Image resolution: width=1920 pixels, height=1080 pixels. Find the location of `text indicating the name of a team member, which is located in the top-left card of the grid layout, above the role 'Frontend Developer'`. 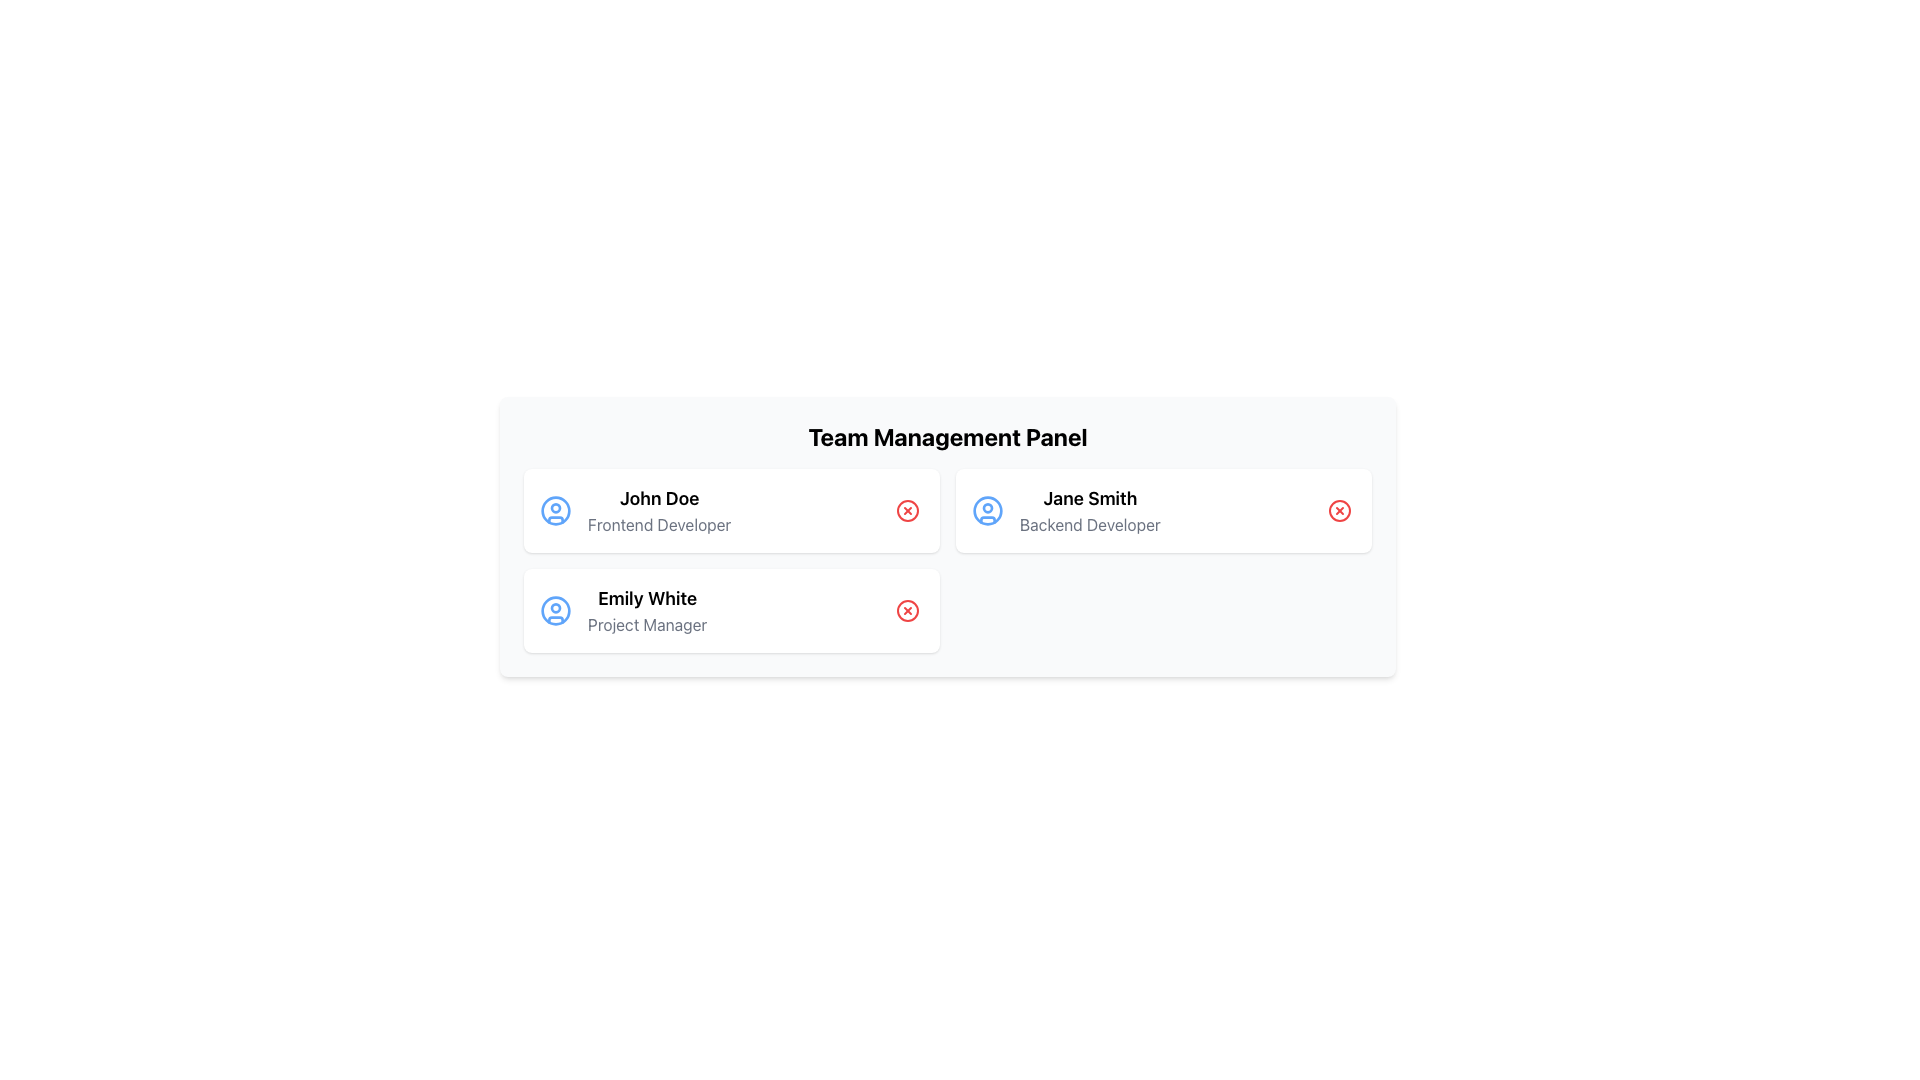

text indicating the name of a team member, which is located in the top-left card of the grid layout, above the role 'Frontend Developer' is located at coordinates (659, 497).